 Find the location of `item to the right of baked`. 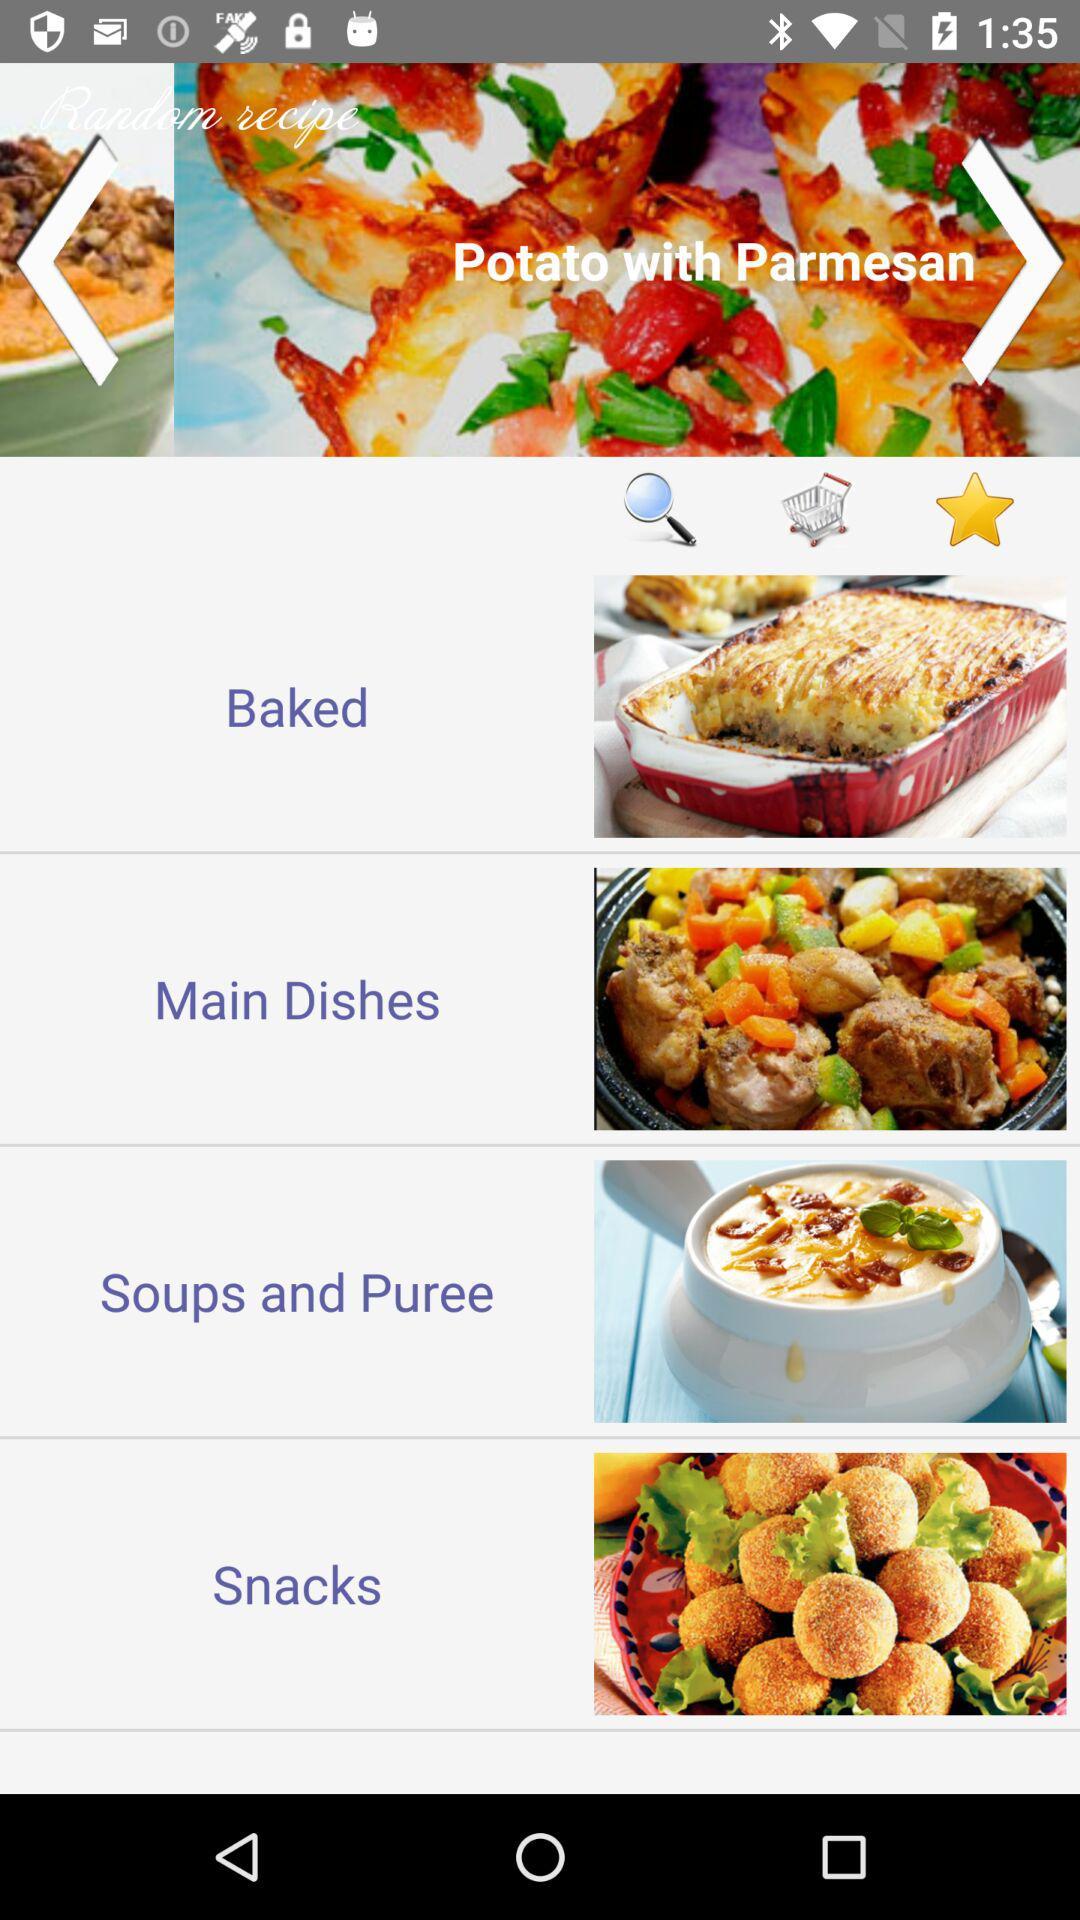

item to the right of baked is located at coordinates (659, 509).